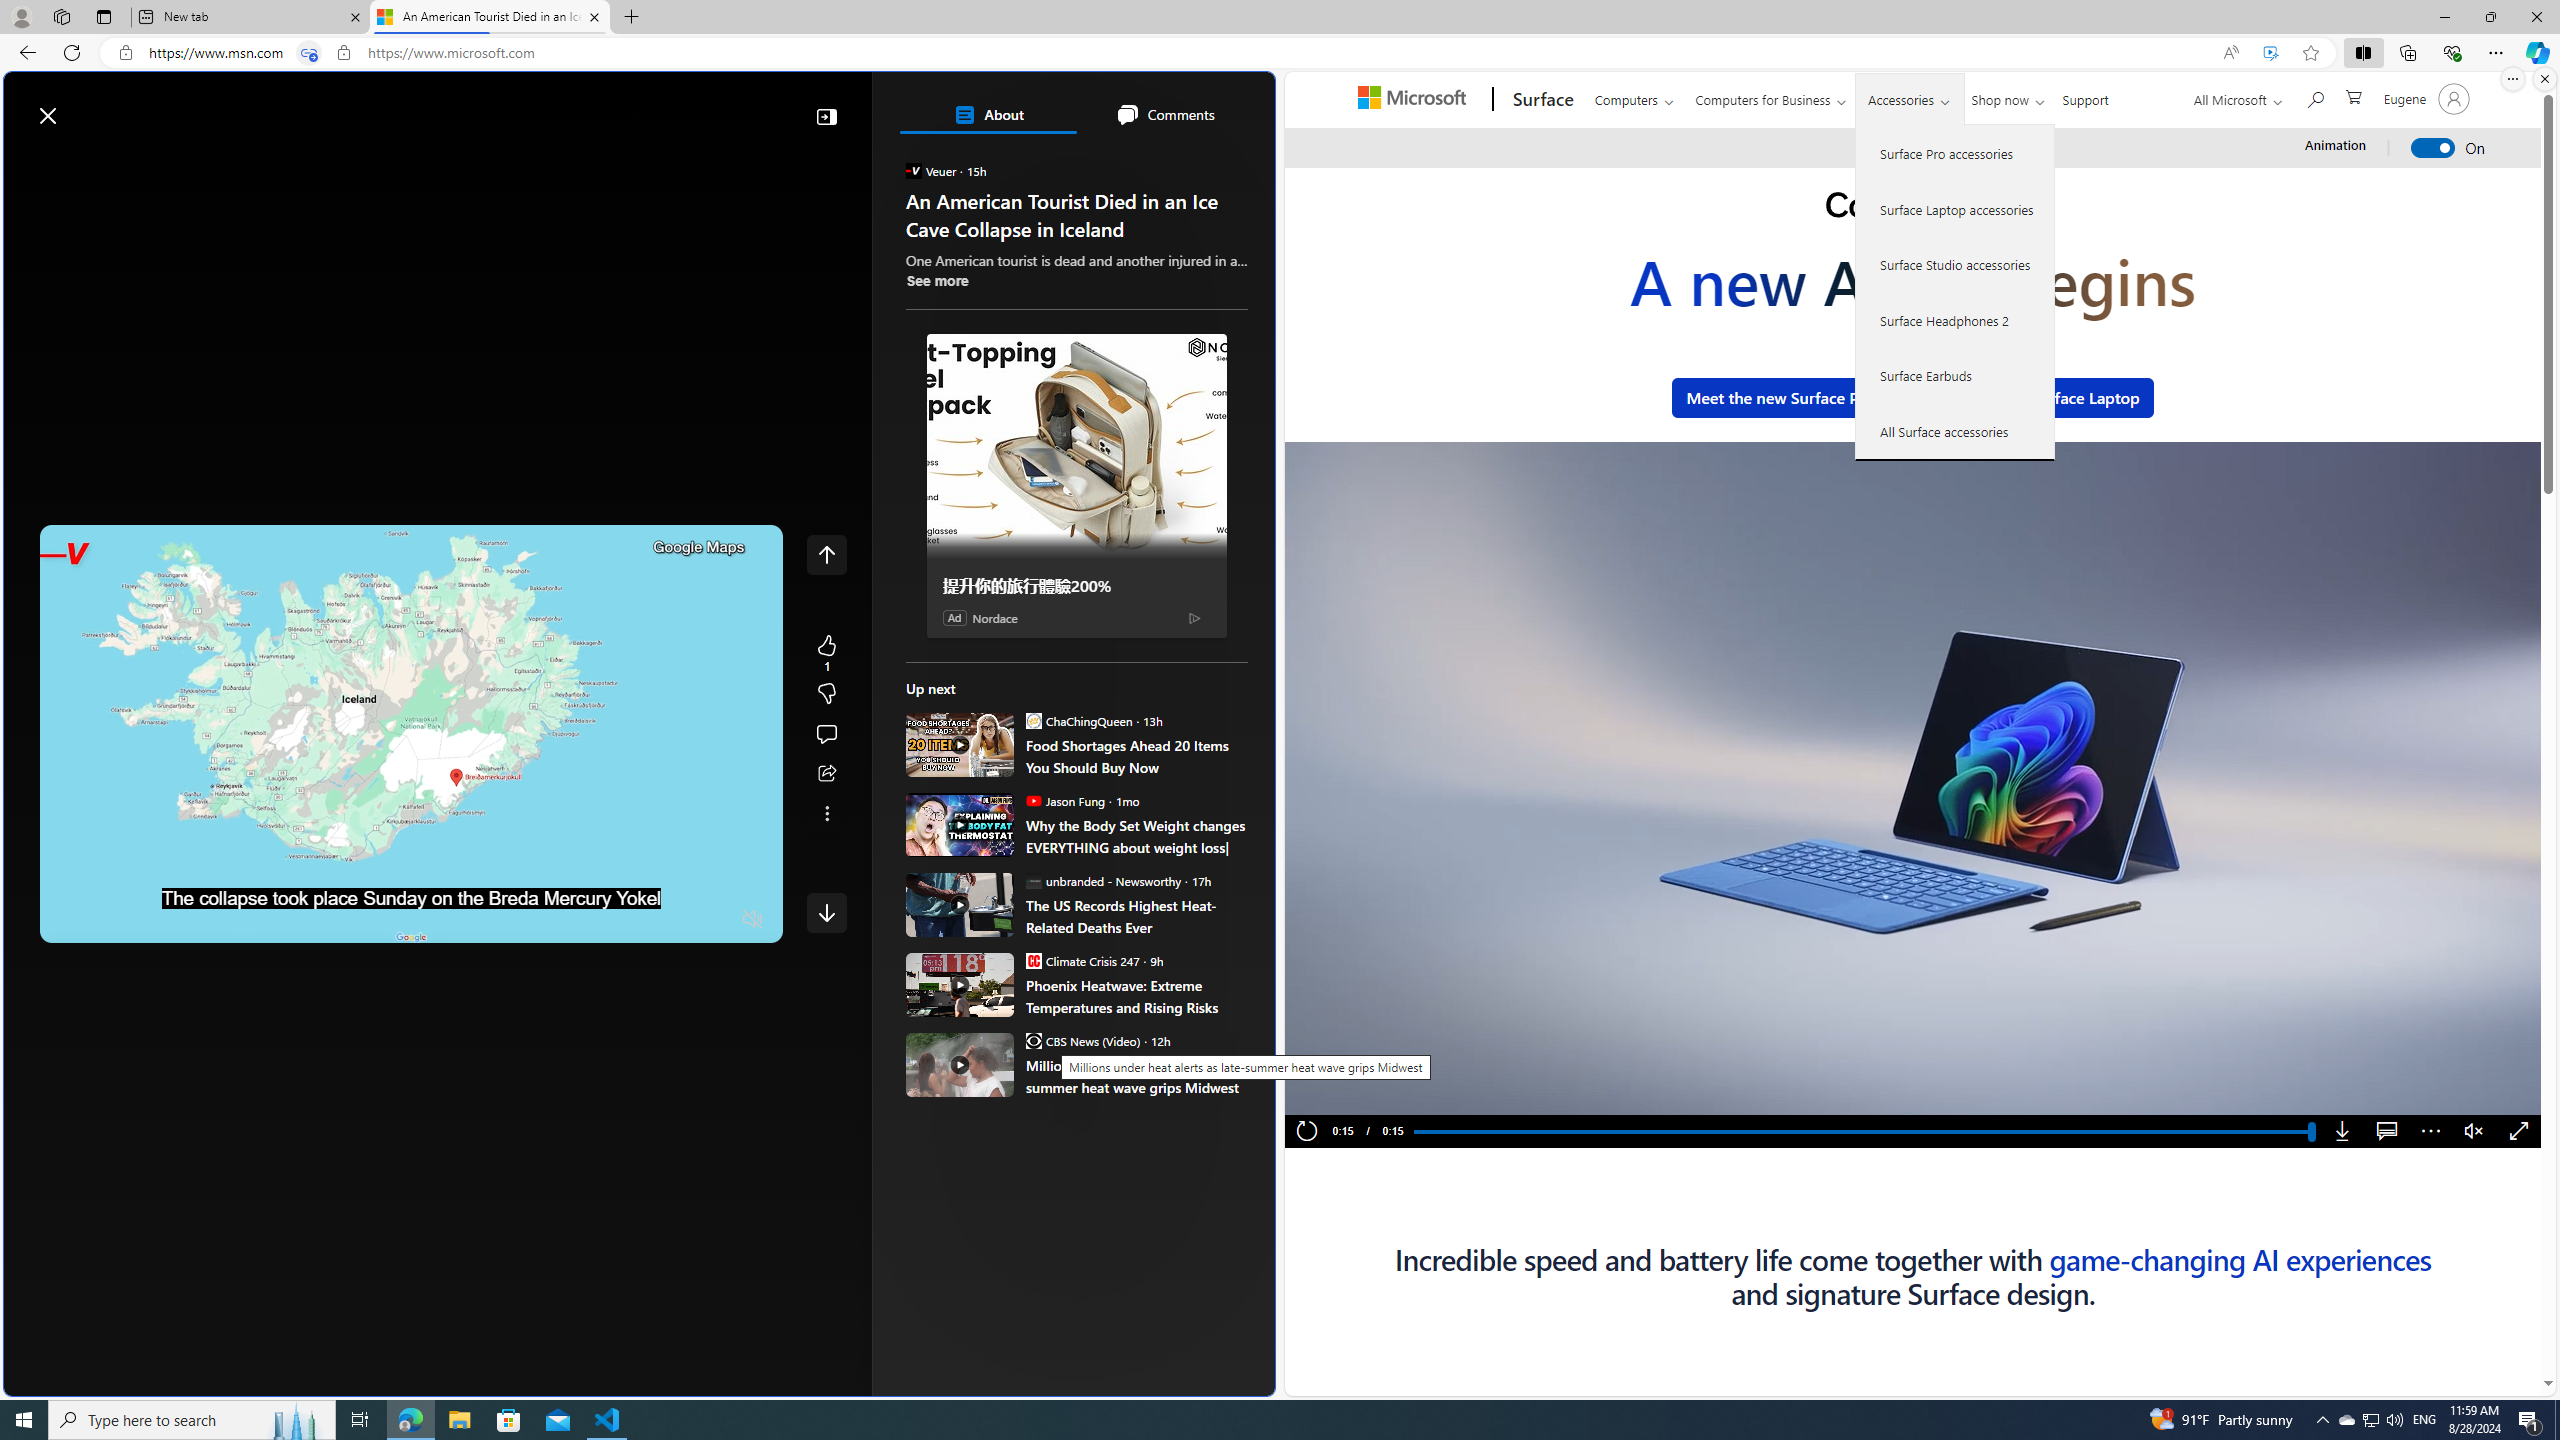  Describe the element at coordinates (28, 162) in the screenshot. I see `'Class: button-glyph'` at that location.